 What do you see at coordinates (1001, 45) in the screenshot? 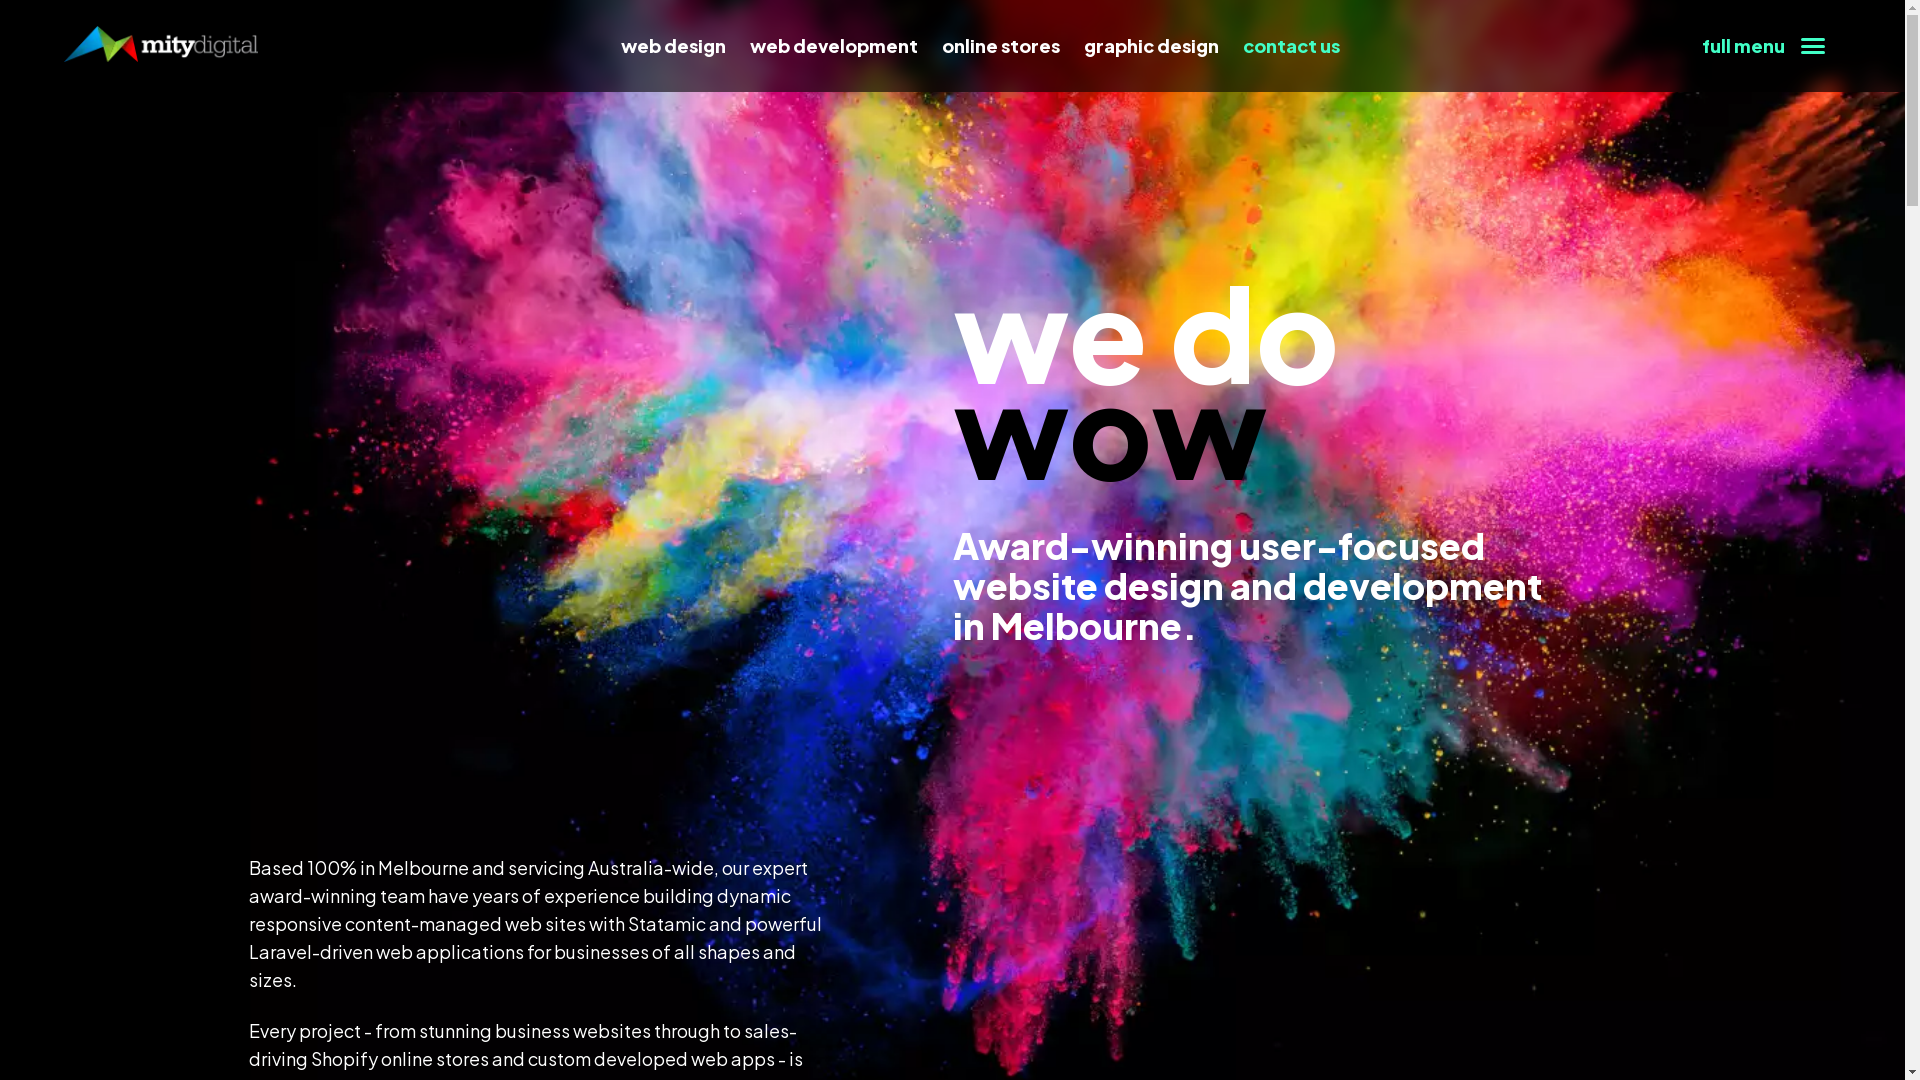
I see `'online stores'` at bounding box center [1001, 45].